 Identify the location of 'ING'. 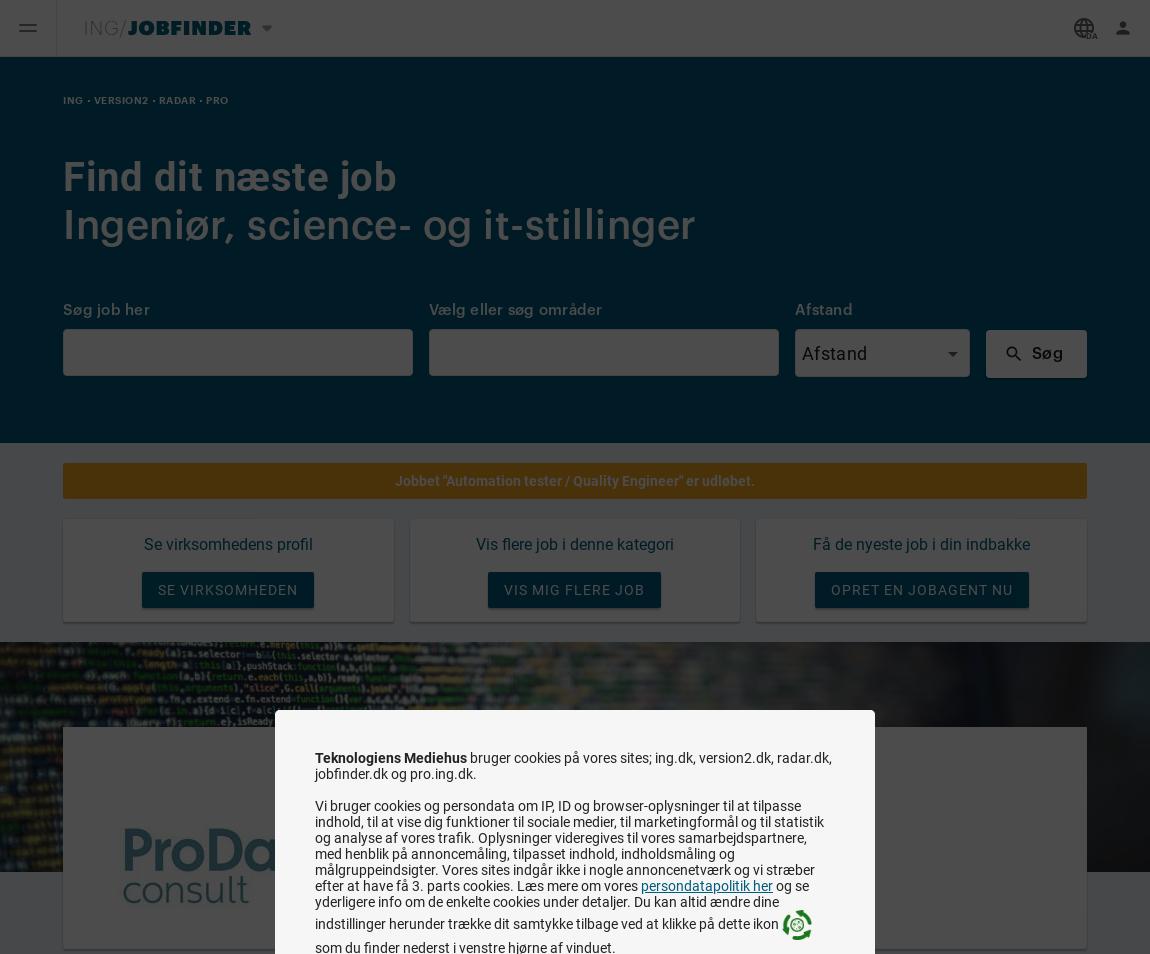
(72, 98).